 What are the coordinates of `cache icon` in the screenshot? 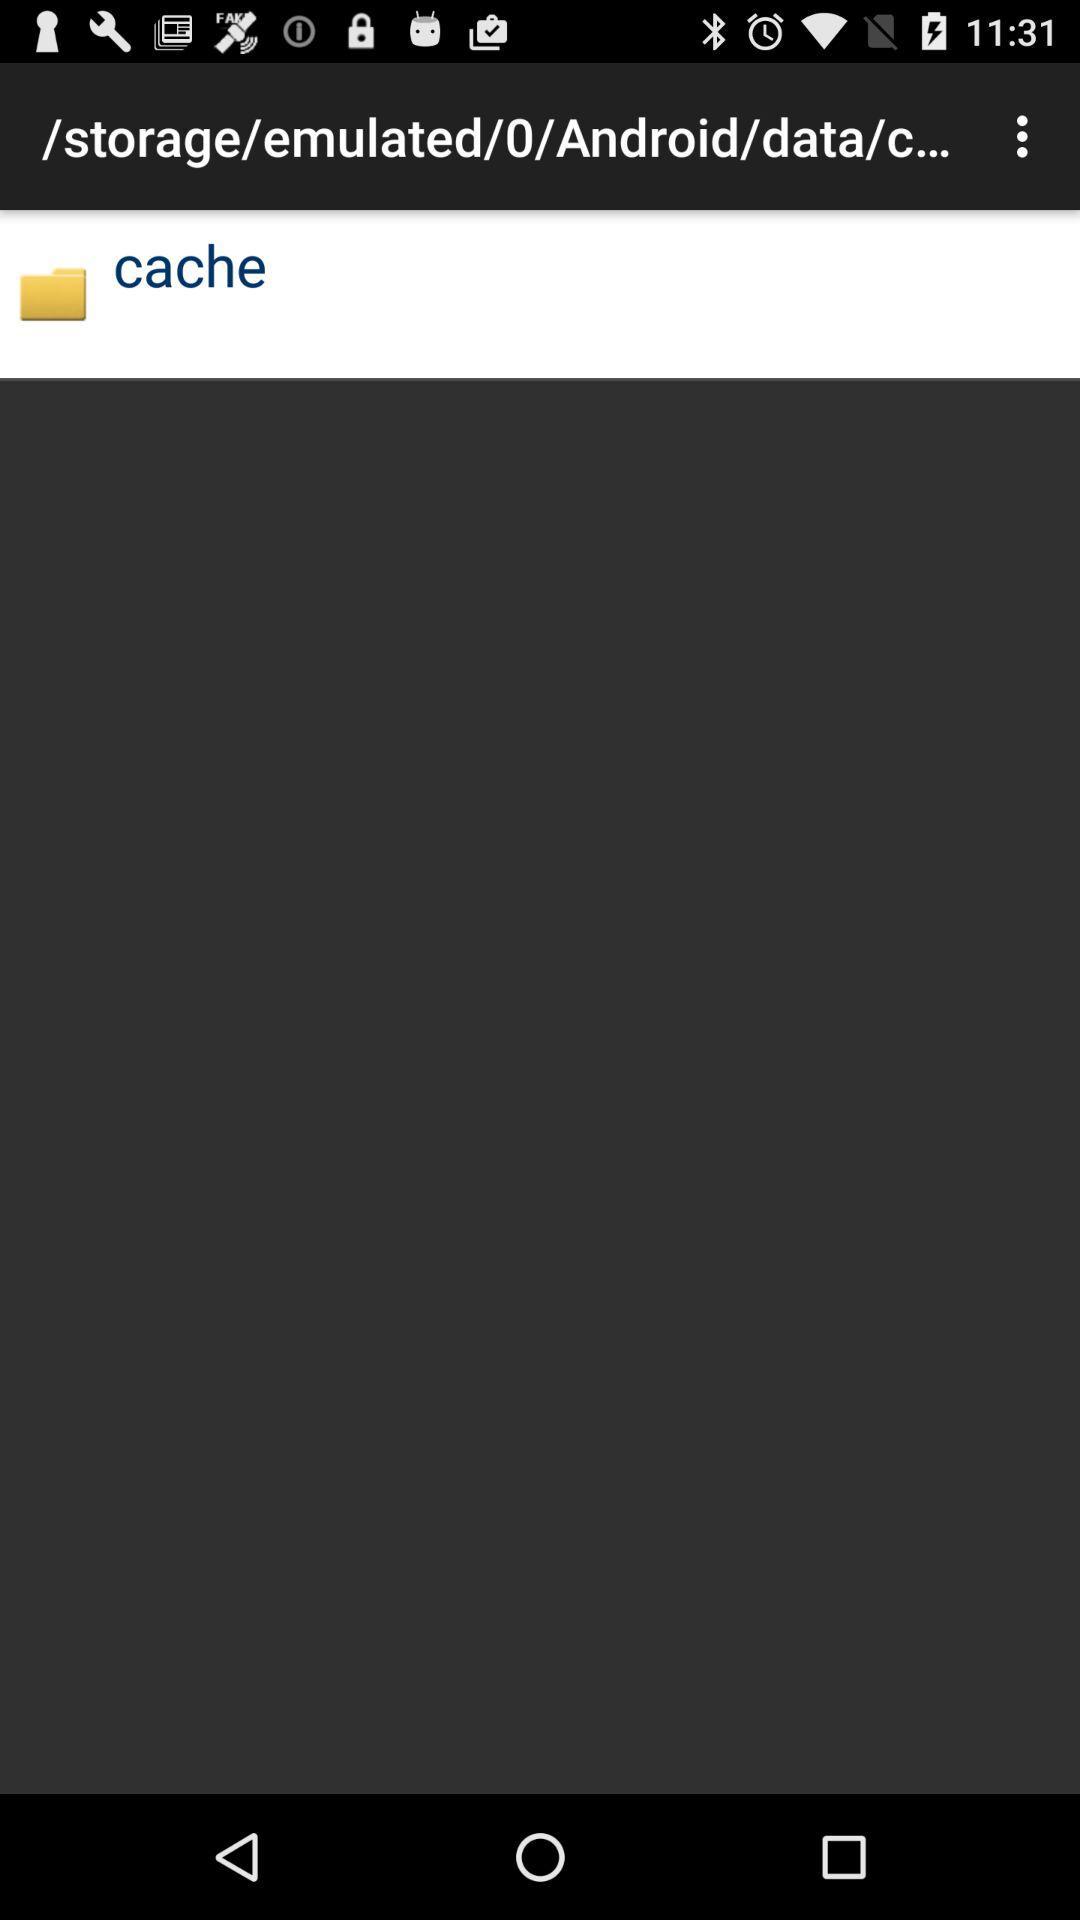 It's located at (190, 263).